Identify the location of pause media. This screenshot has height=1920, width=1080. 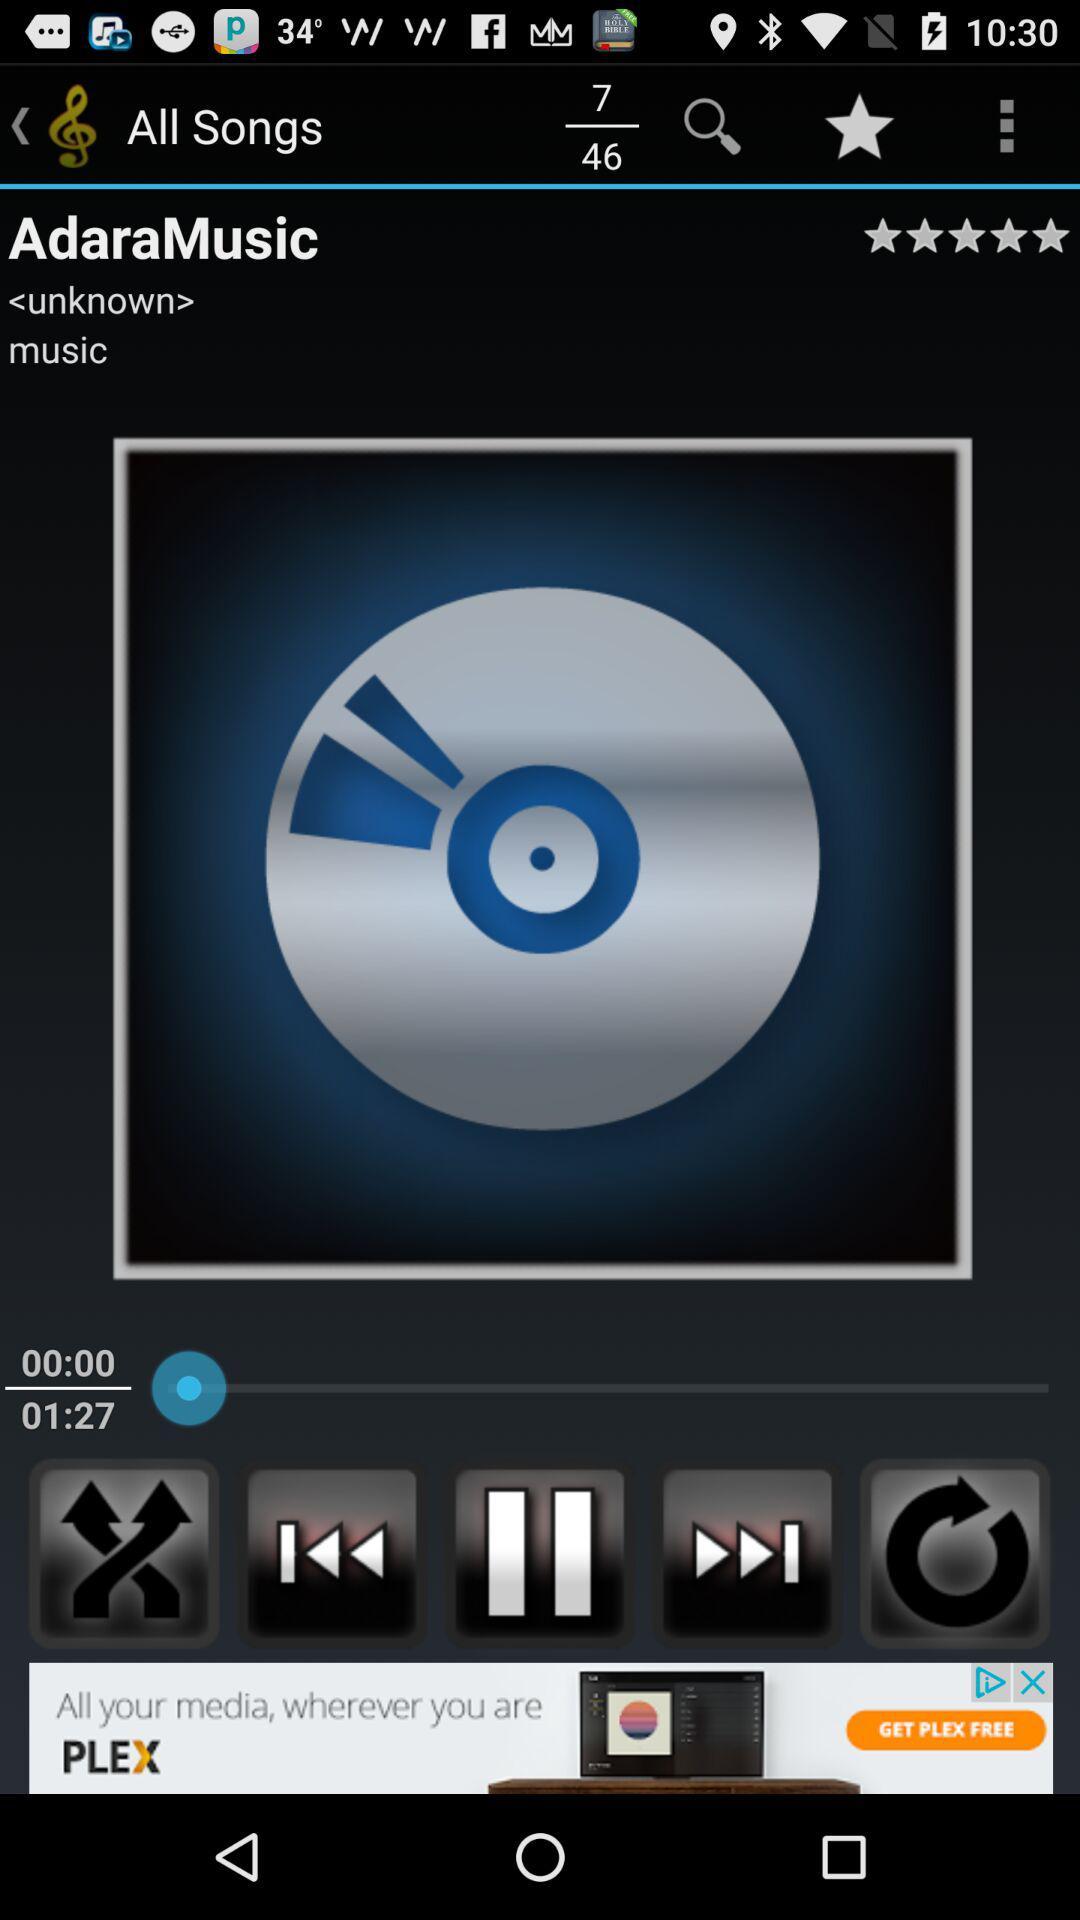
(538, 1552).